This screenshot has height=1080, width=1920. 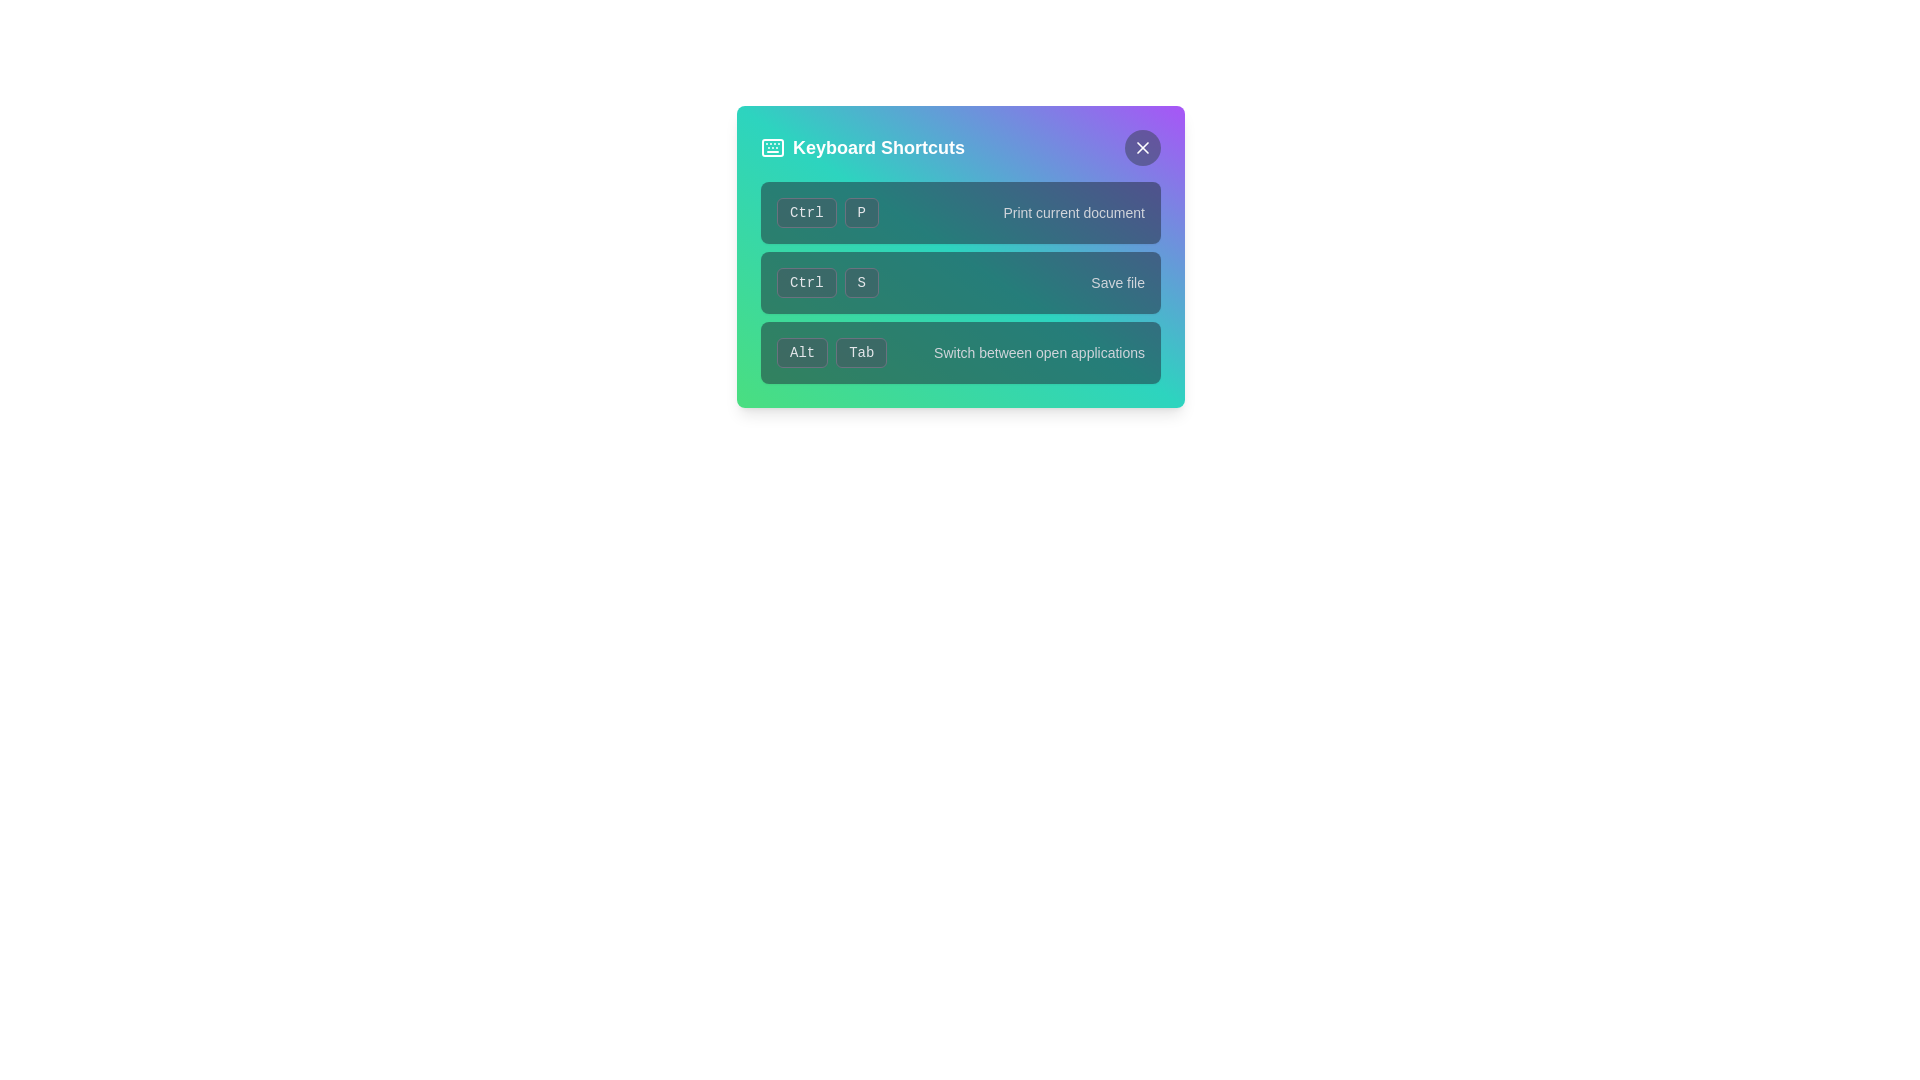 What do you see at coordinates (863, 146) in the screenshot?
I see `the title bar labeled 'Keyboard Shortcuts' that features a keyboard icon on its left side` at bounding box center [863, 146].